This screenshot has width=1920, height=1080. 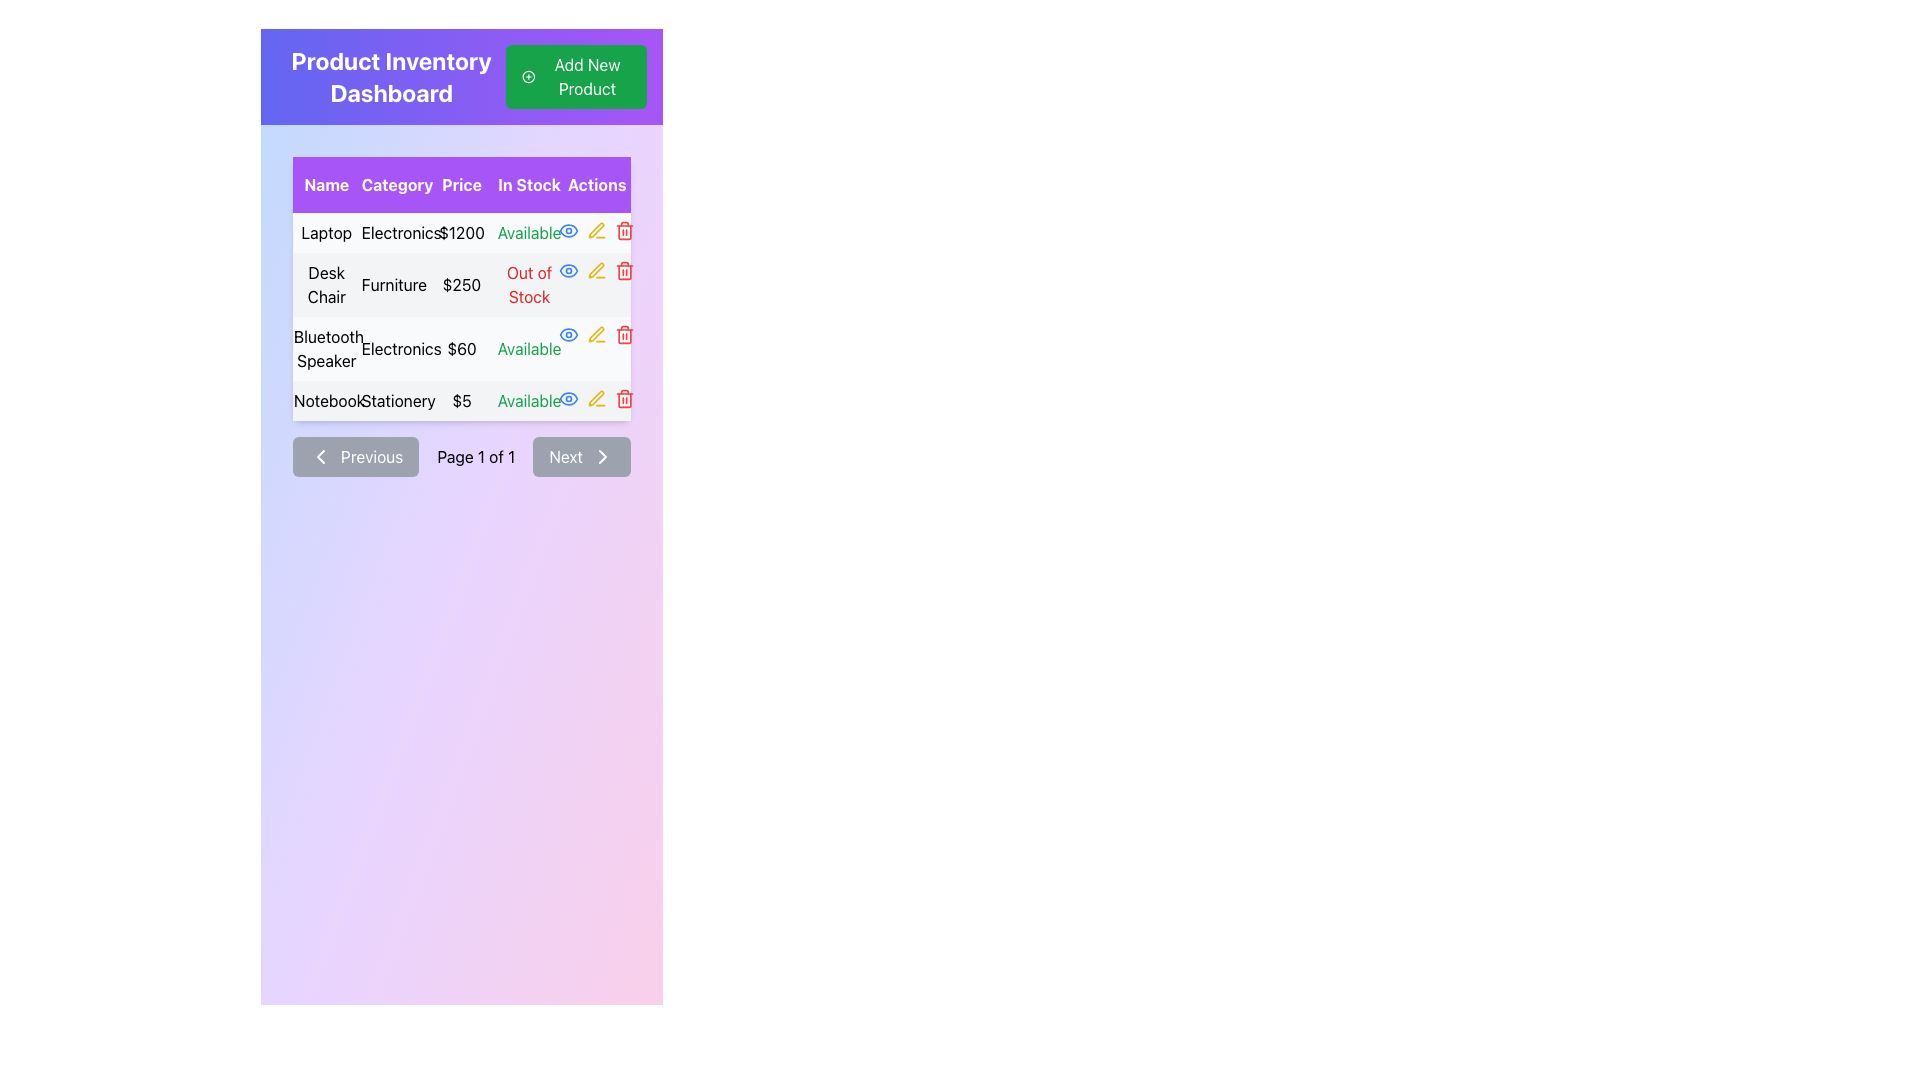 I want to click on the 'Add New Product' button located at the top right of the 'Product Inventory Dashboard' header, so click(x=575, y=76).